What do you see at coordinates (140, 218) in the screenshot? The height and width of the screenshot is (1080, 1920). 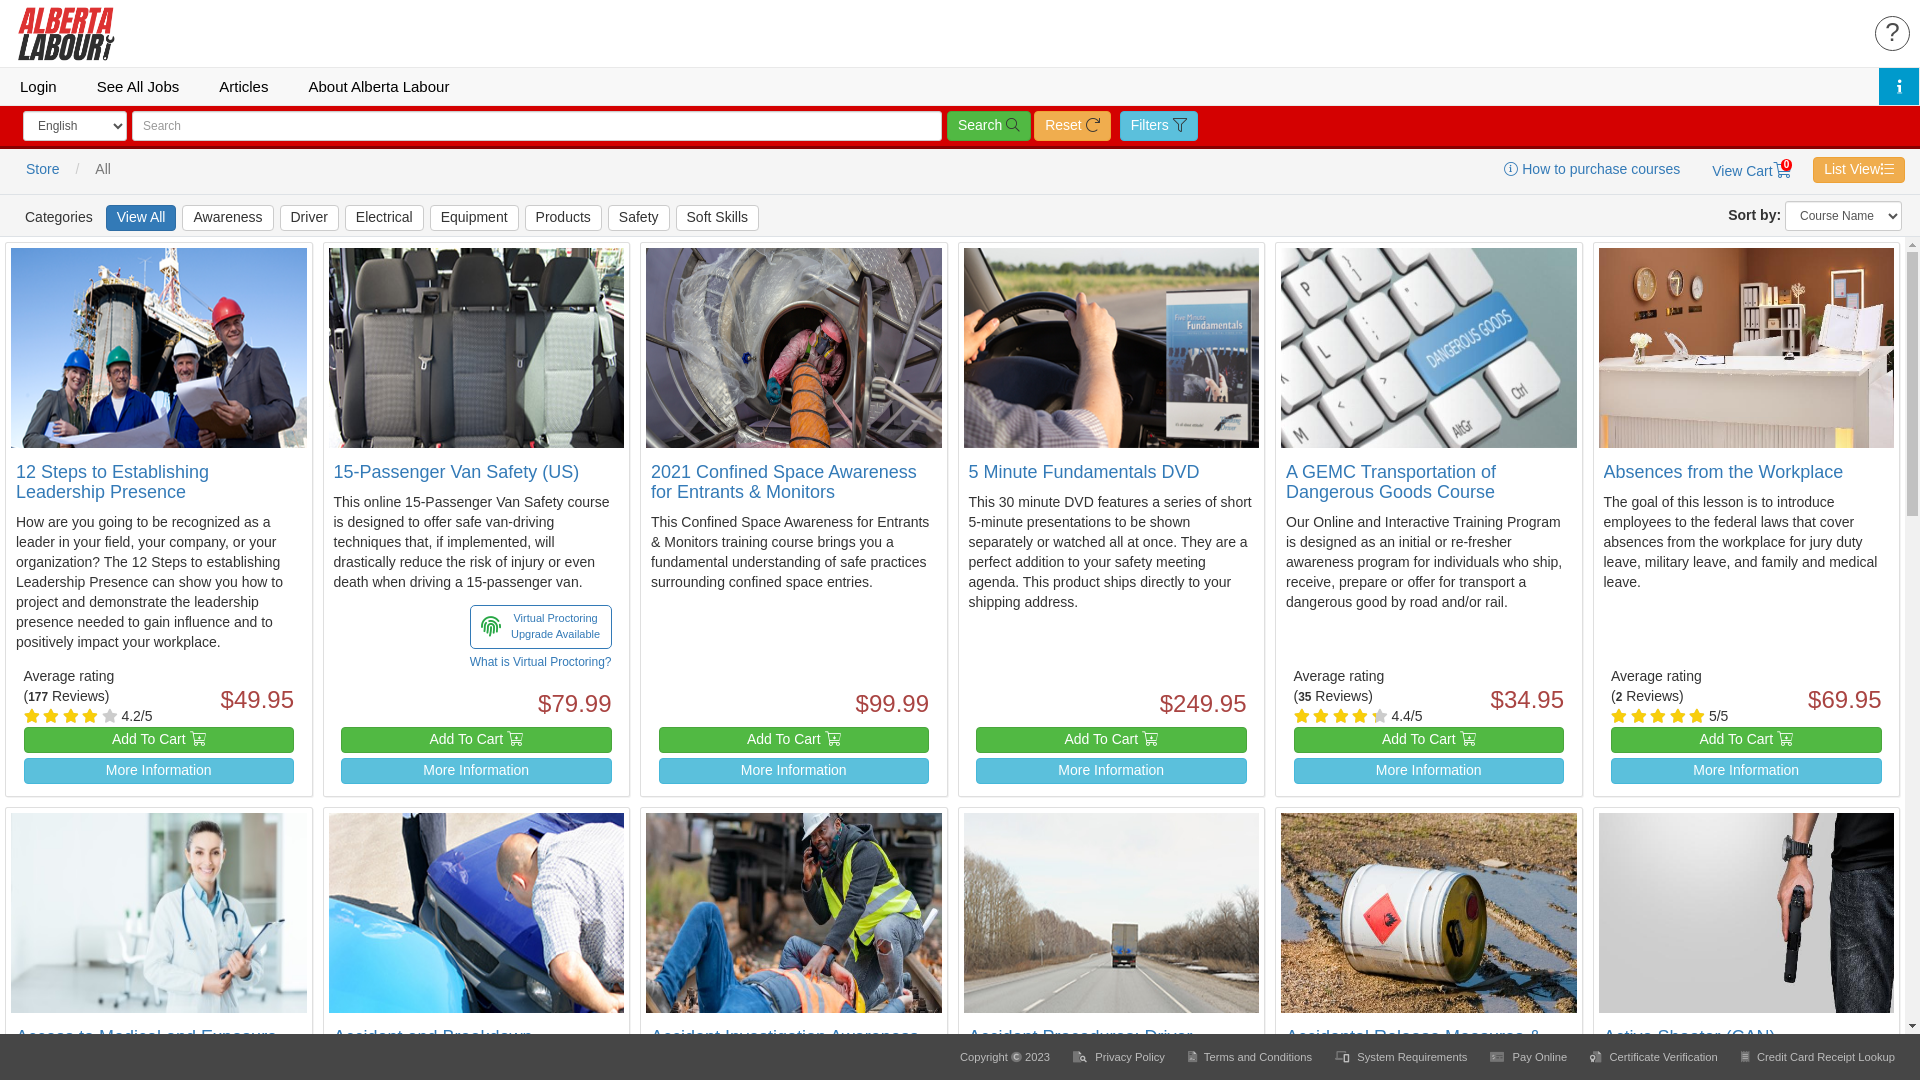 I see `'View All'` at bounding box center [140, 218].